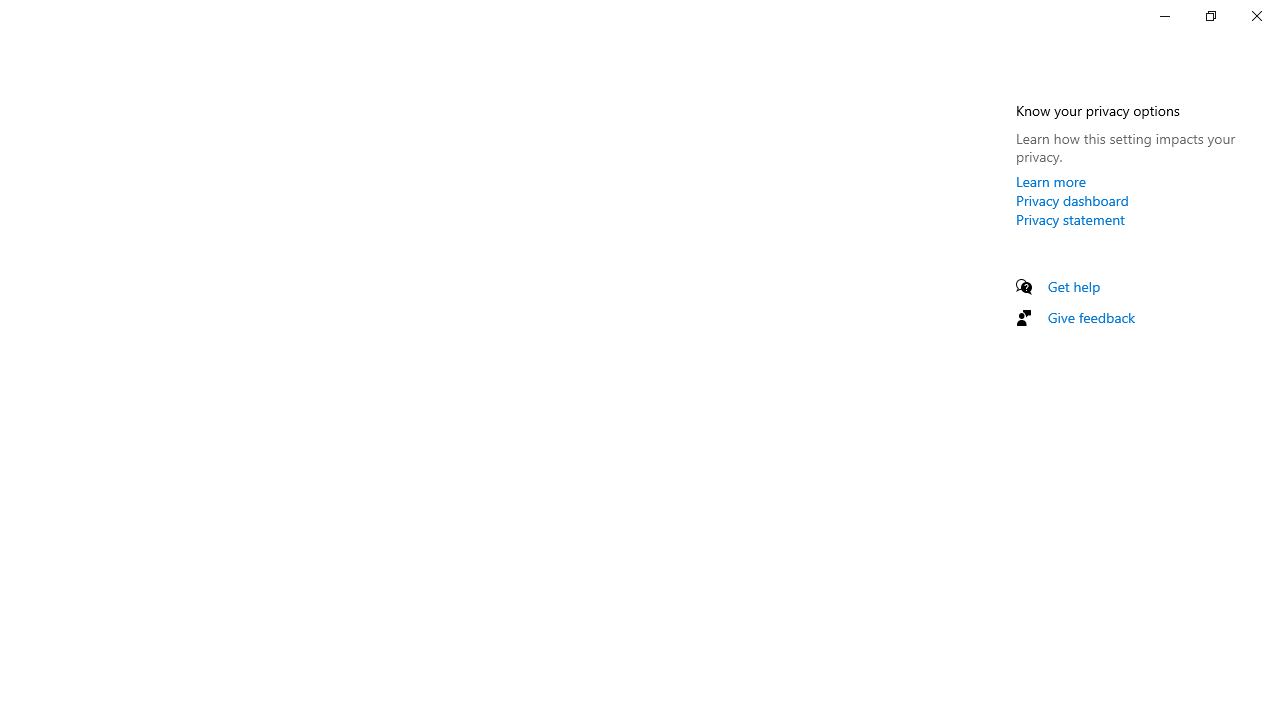 The height and width of the screenshot is (720, 1280). I want to click on 'Give feedback', so click(1090, 316).